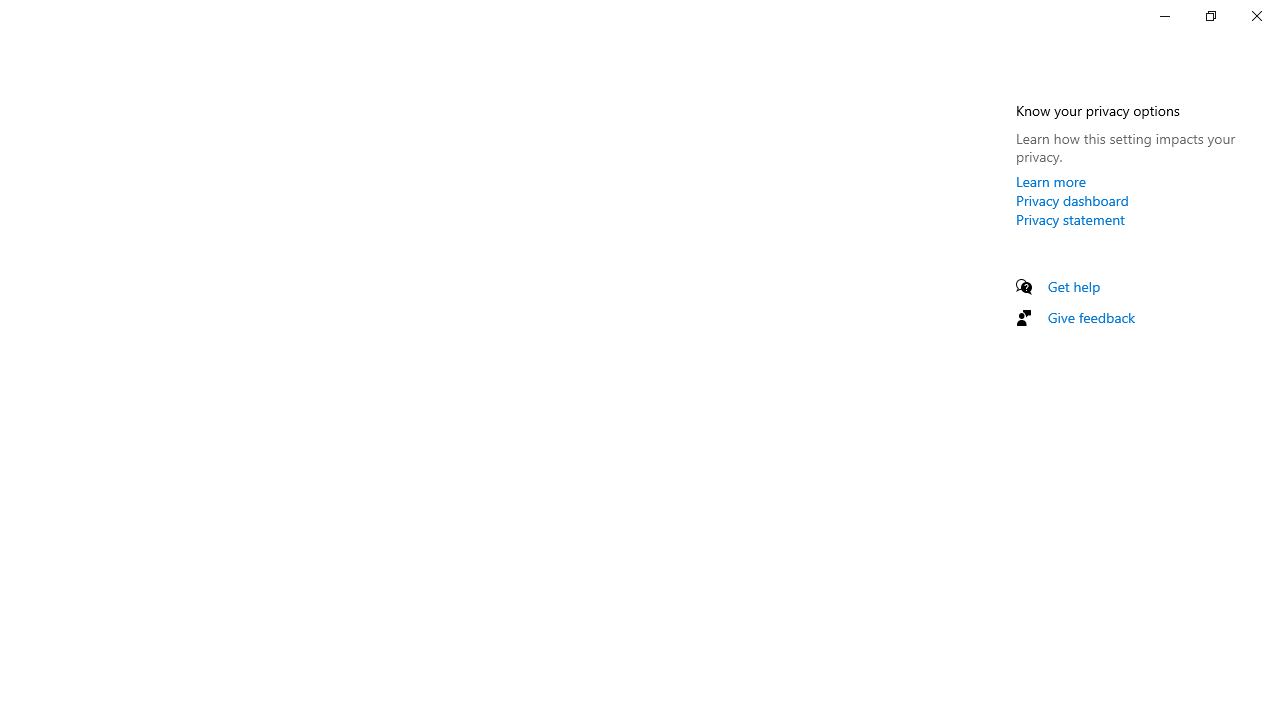 The height and width of the screenshot is (720, 1280). I want to click on 'Give feedback', so click(1090, 316).